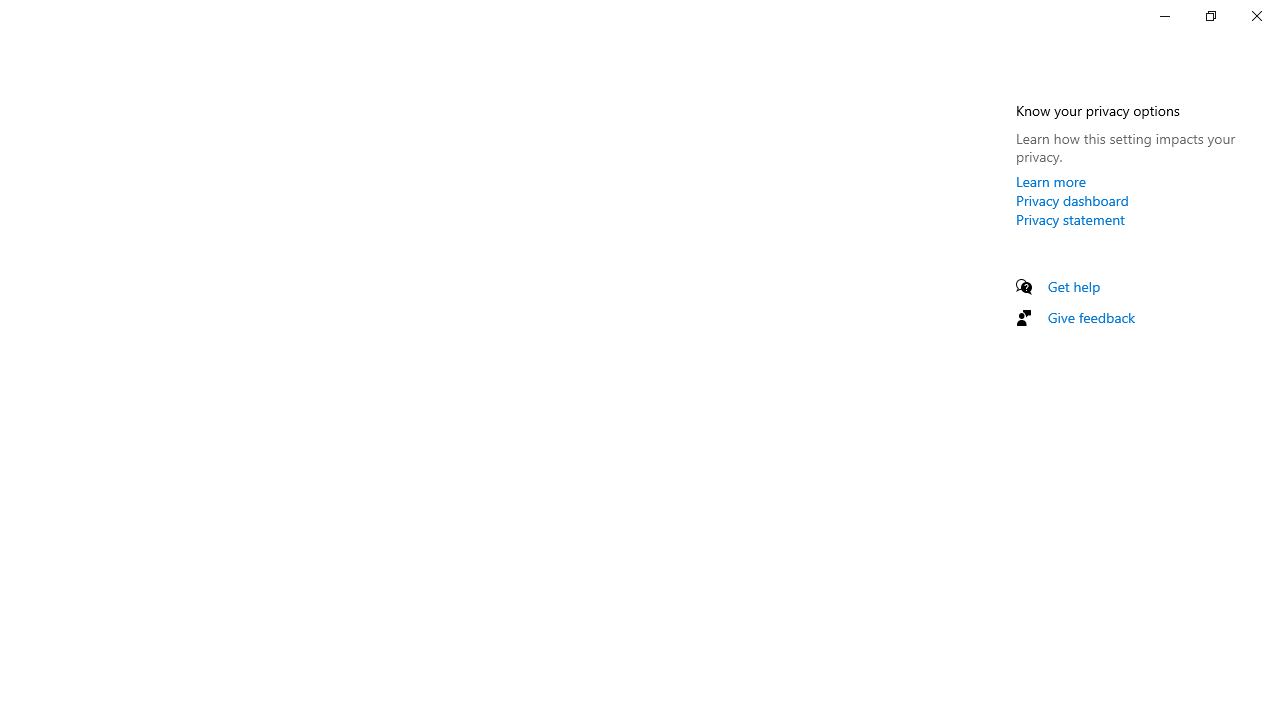 The height and width of the screenshot is (720, 1280). I want to click on 'Give feedback', so click(1090, 316).